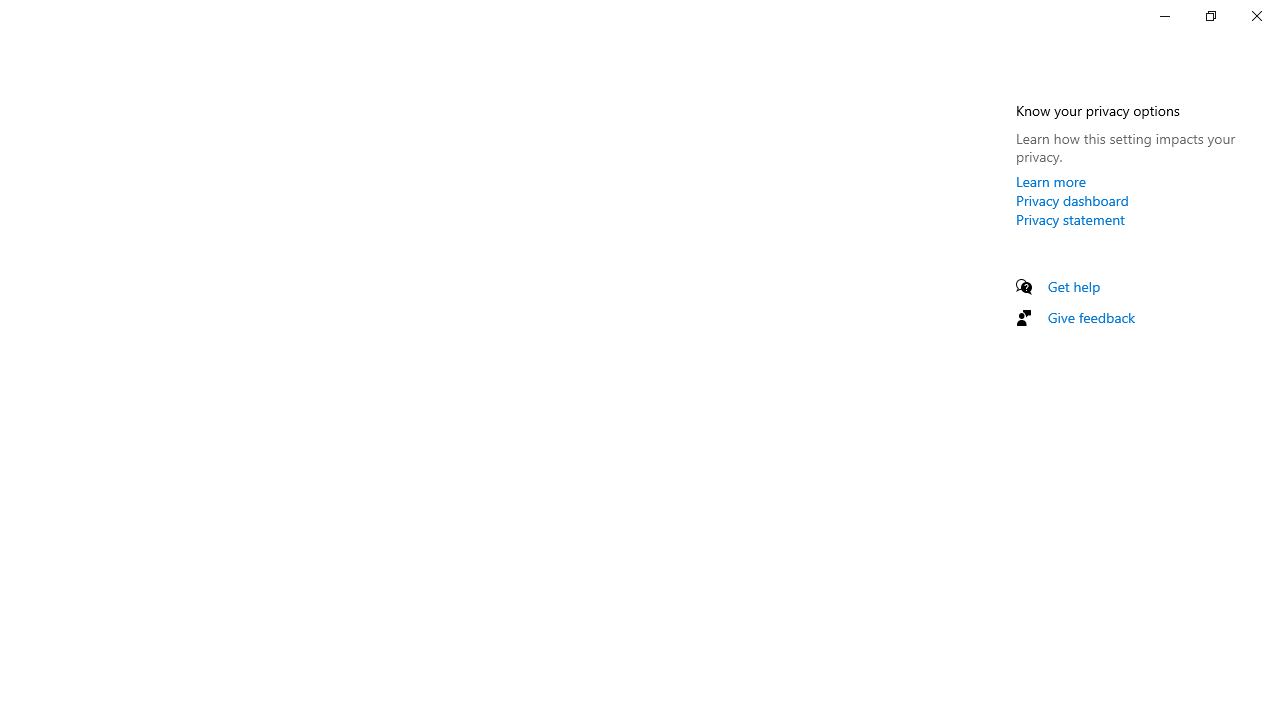 The height and width of the screenshot is (720, 1280). I want to click on 'Give feedback', so click(1090, 316).